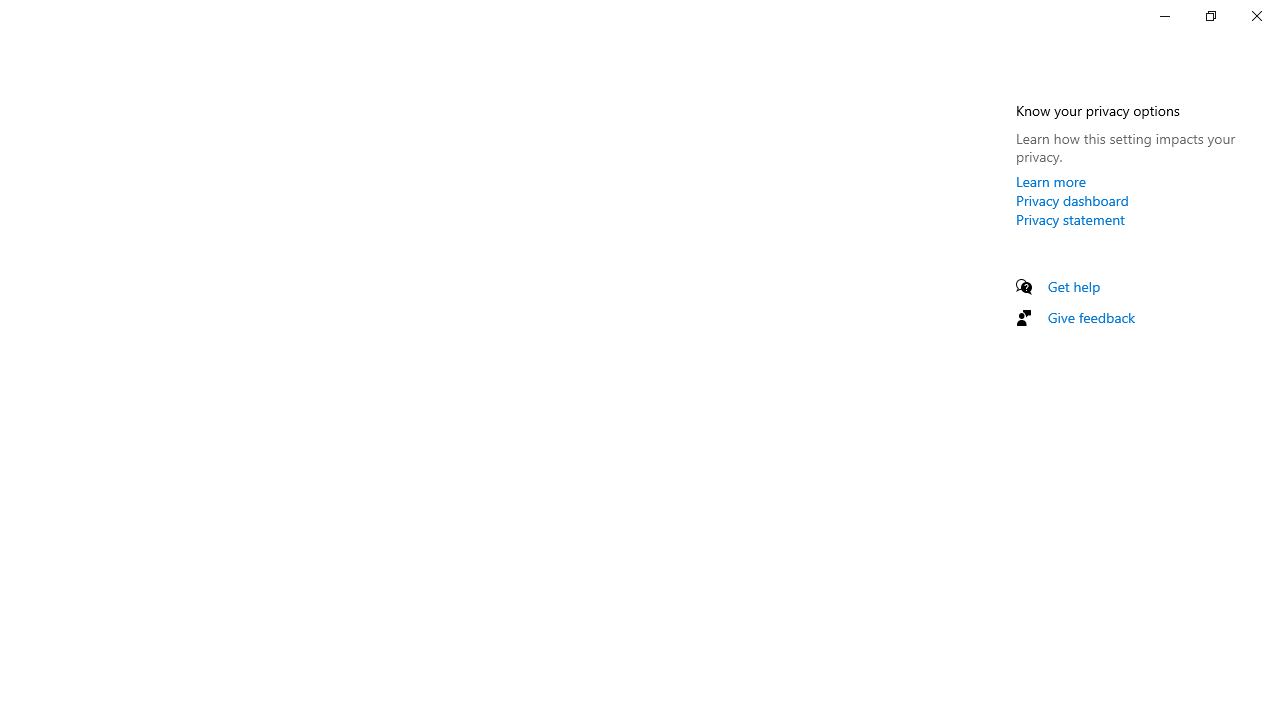 The height and width of the screenshot is (720, 1280). I want to click on 'Give feedback', so click(1090, 316).